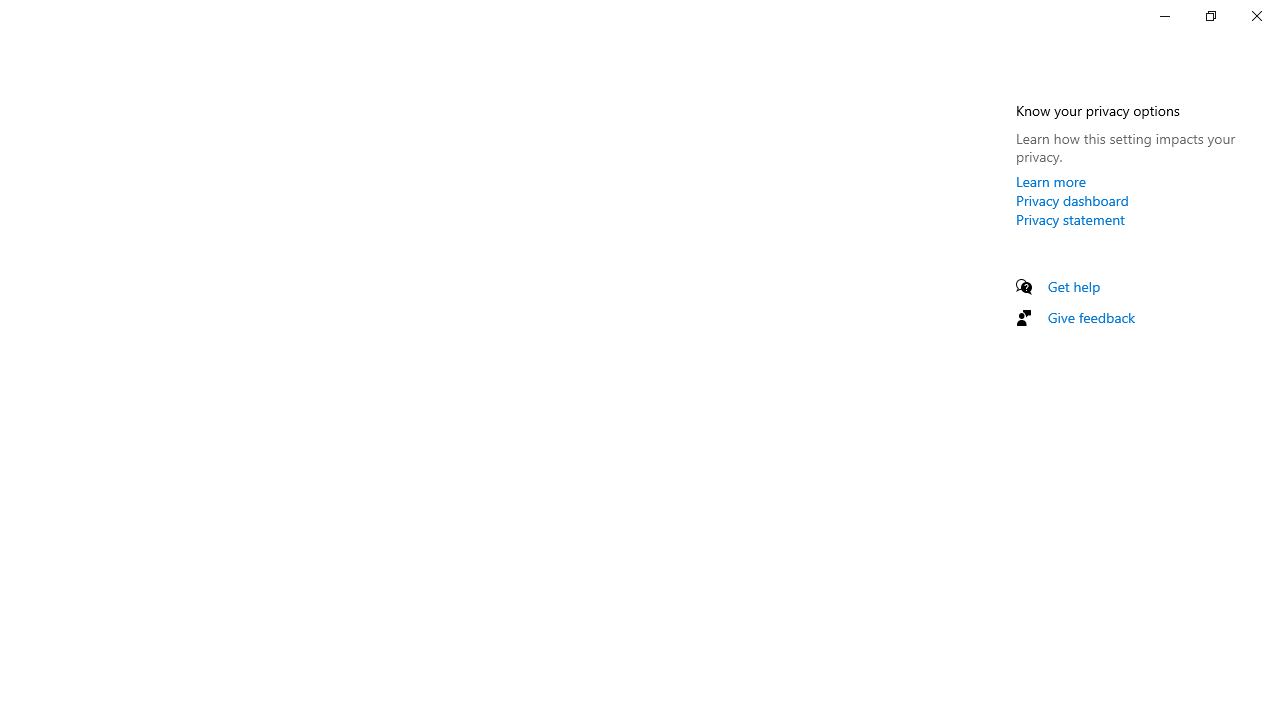 The height and width of the screenshot is (720, 1280). I want to click on 'Give feedback', so click(1090, 316).